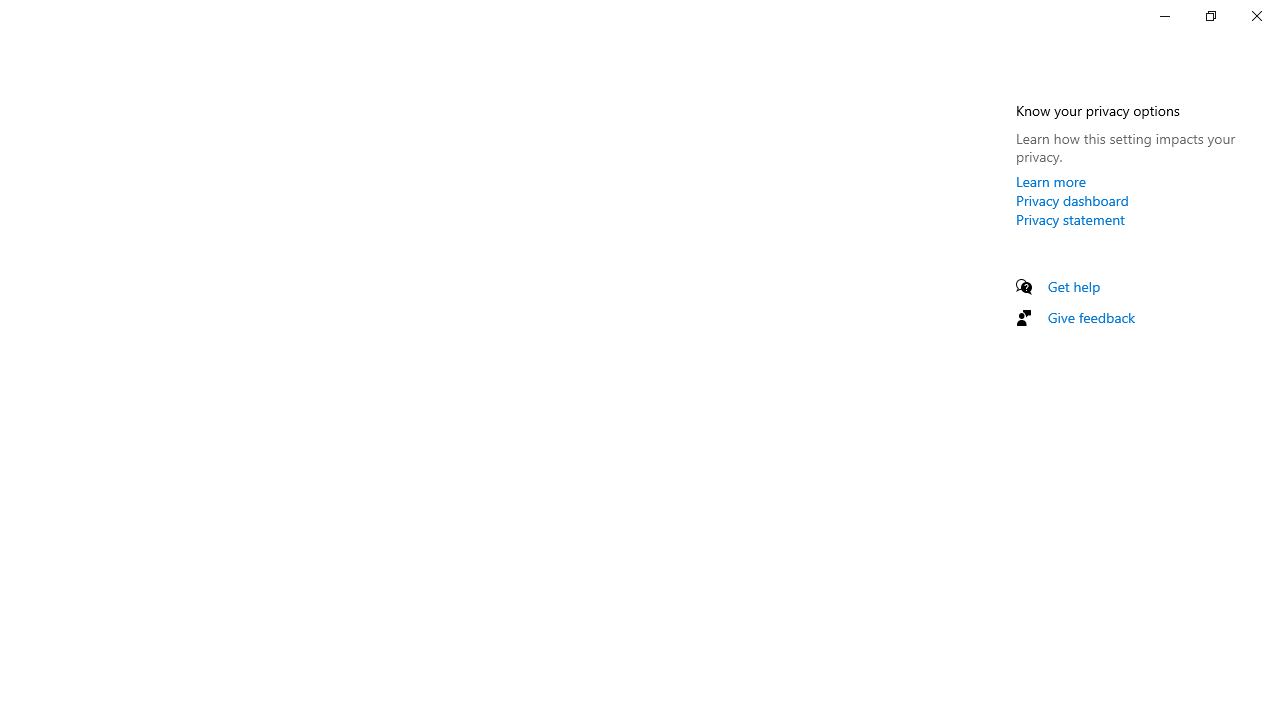 The height and width of the screenshot is (720, 1280). I want to click on 'Give feedback', so click(1090, 316).